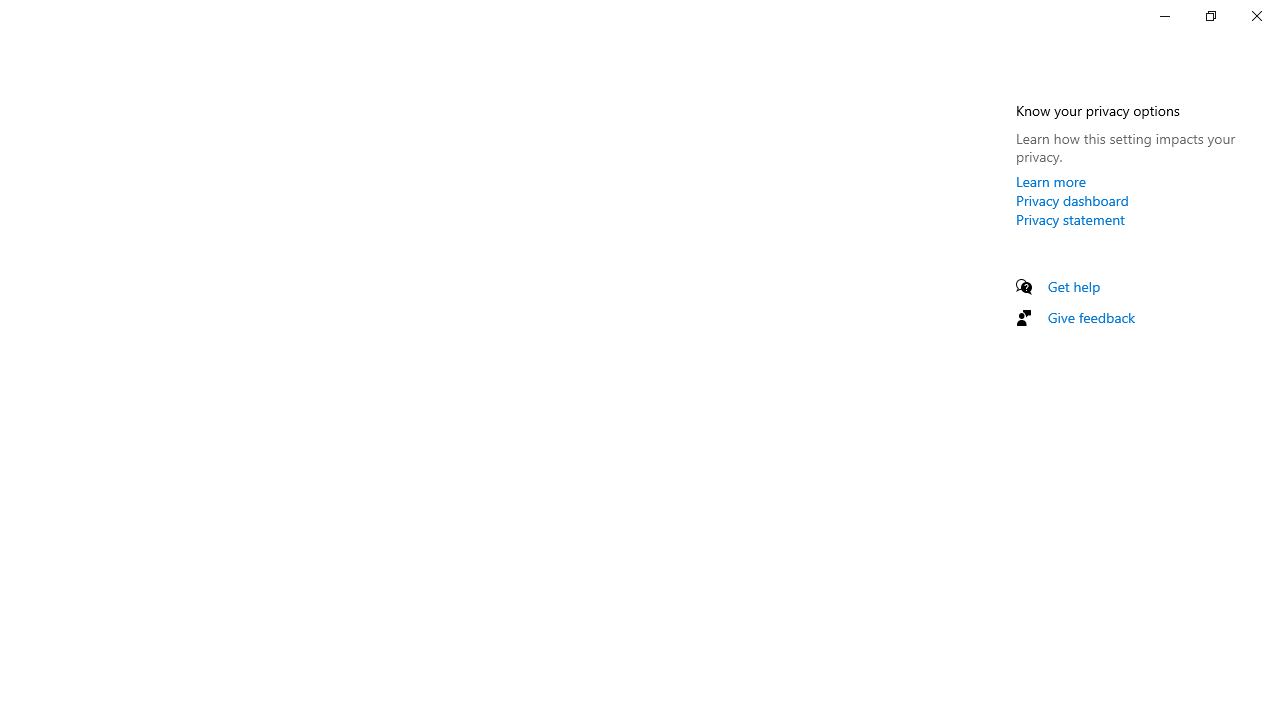 The height and width of the screenshot is (720, 1280). I want to click on 'Give feedback', so click(1090, 316).